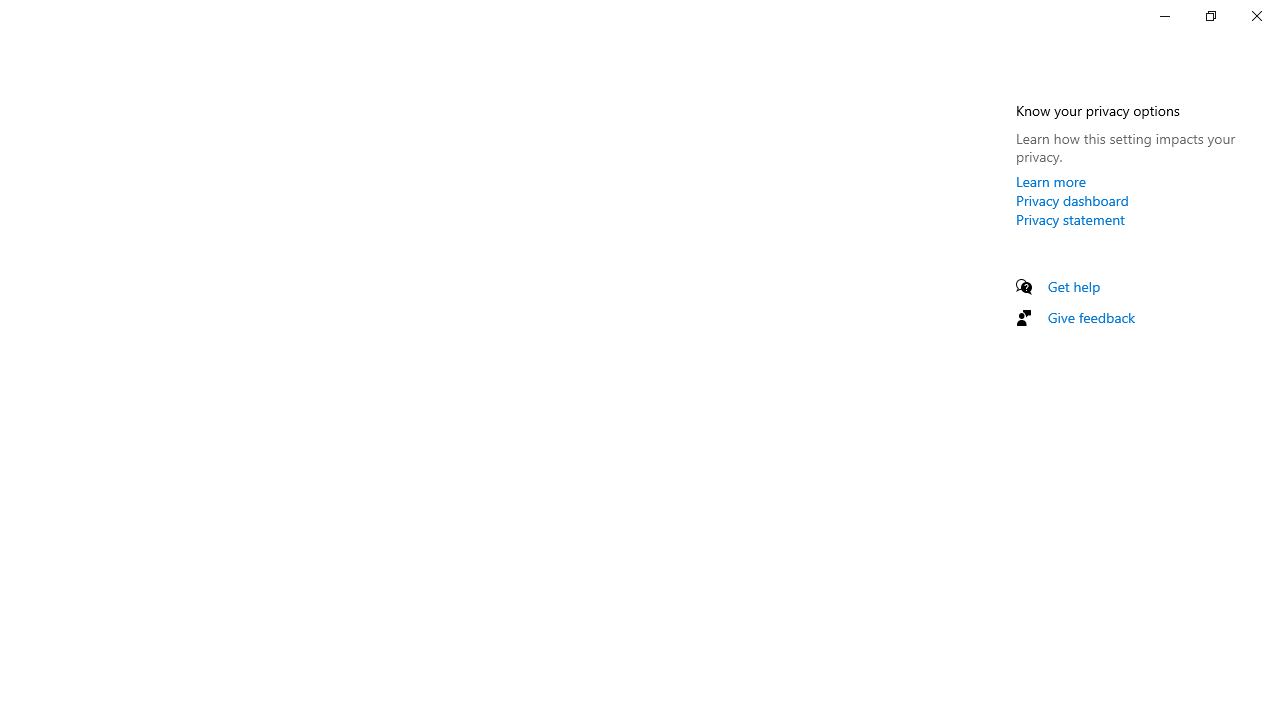 The height and width of the screenshot is (720, 1280). I want to click on 'Give feedback', so click(1090, 316).